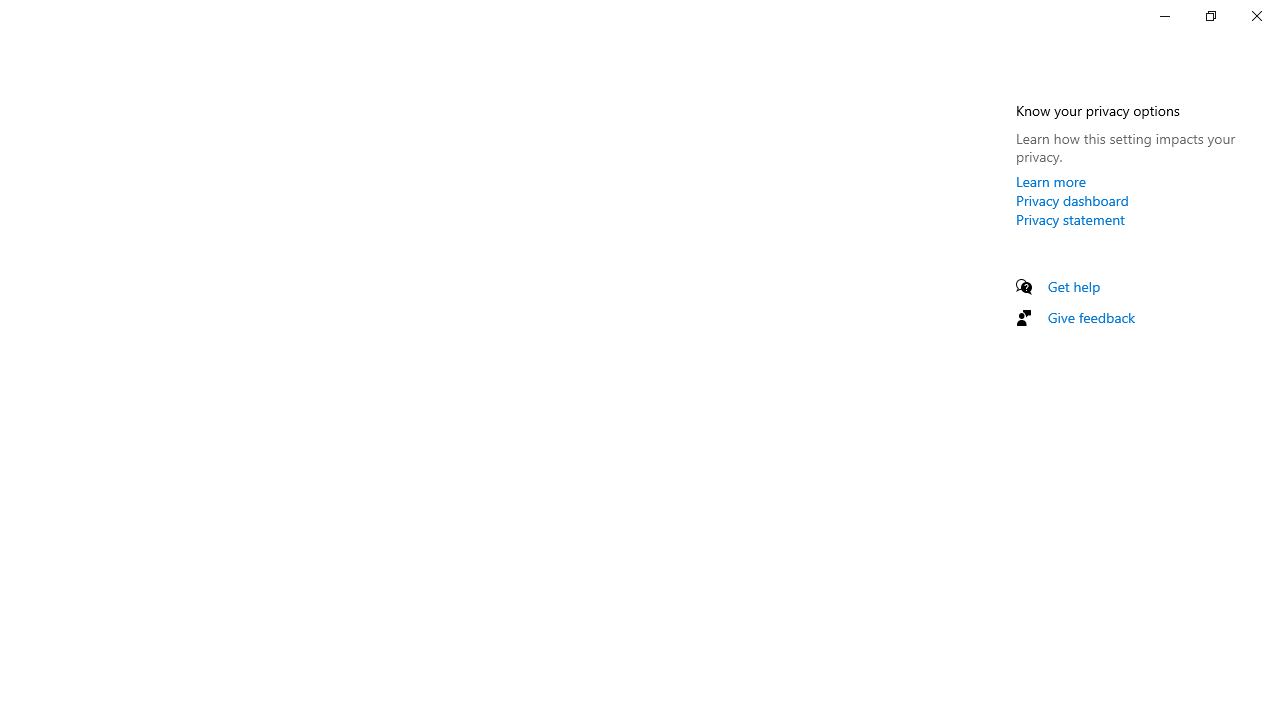 The height and width of the screenshot is (720, 1280). I want to click on 'Give feedback', so click(1090, 316).